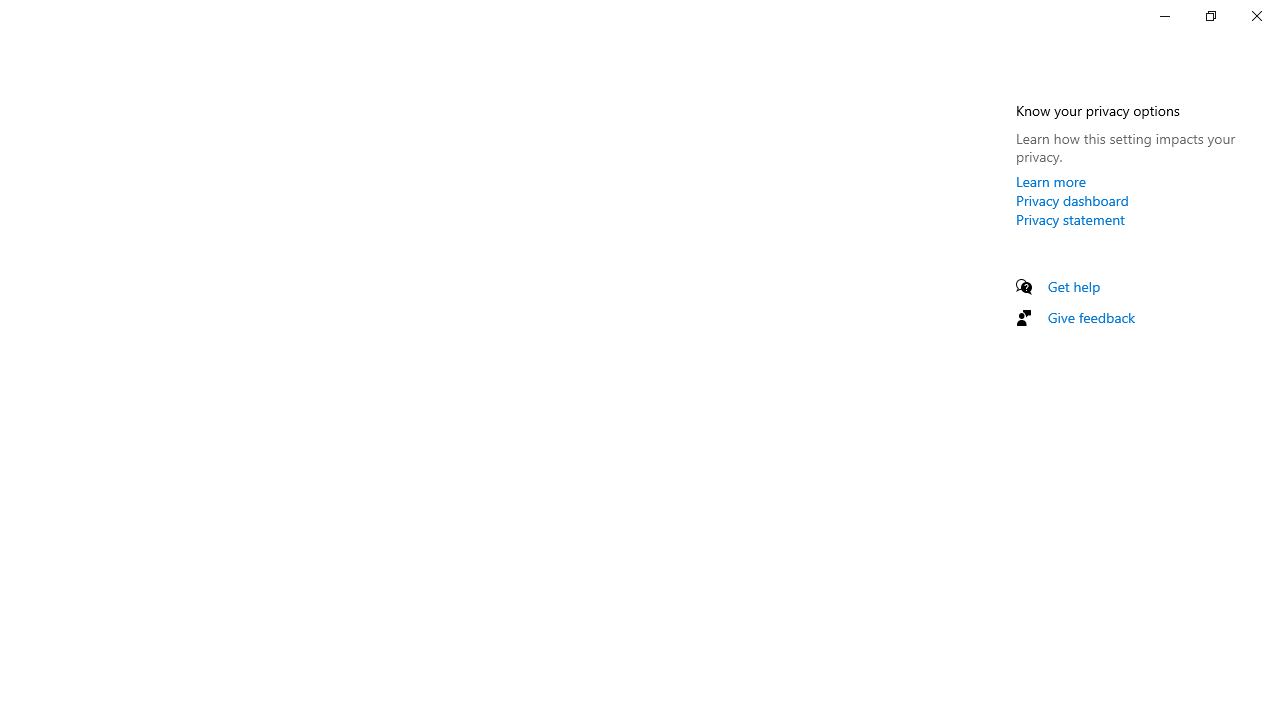 The height and width of the screenshot is (720, 1280). I want to click on 'Give feedback', so click(1090, 316).